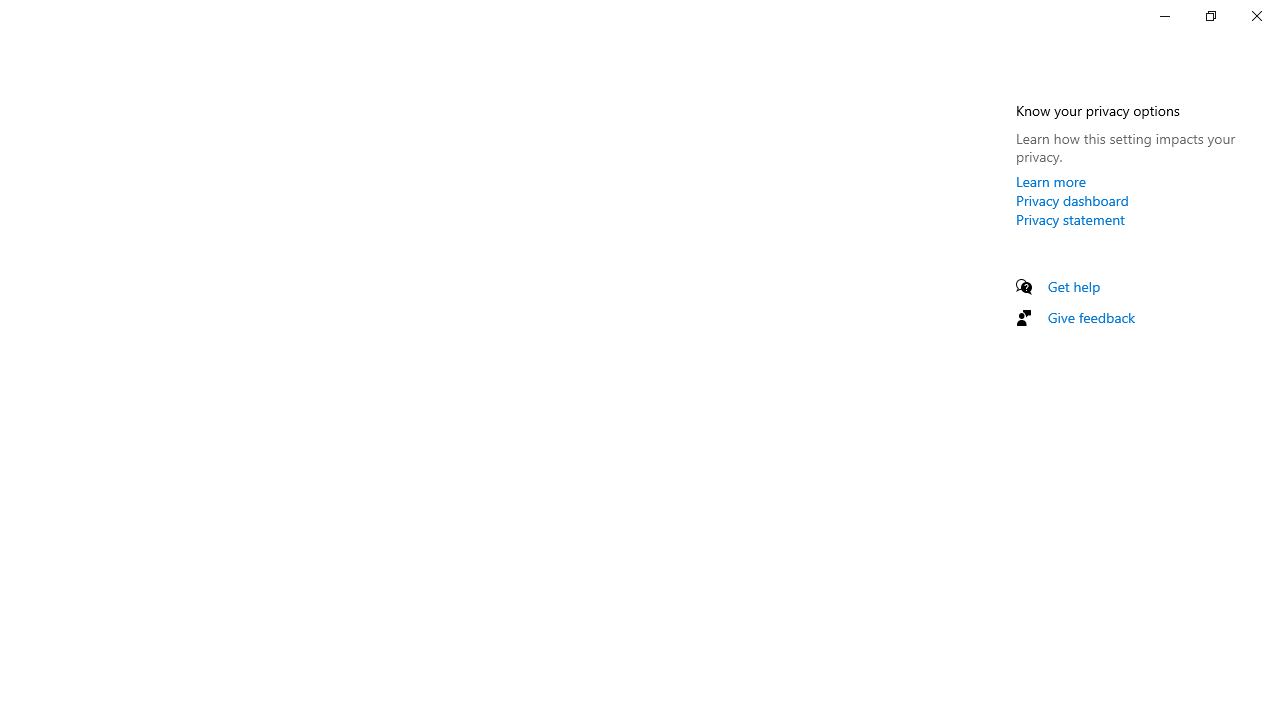 The height and width of the screenshot is (720, 1280). I want to click on 'Give feedback', so click(1090, 316).